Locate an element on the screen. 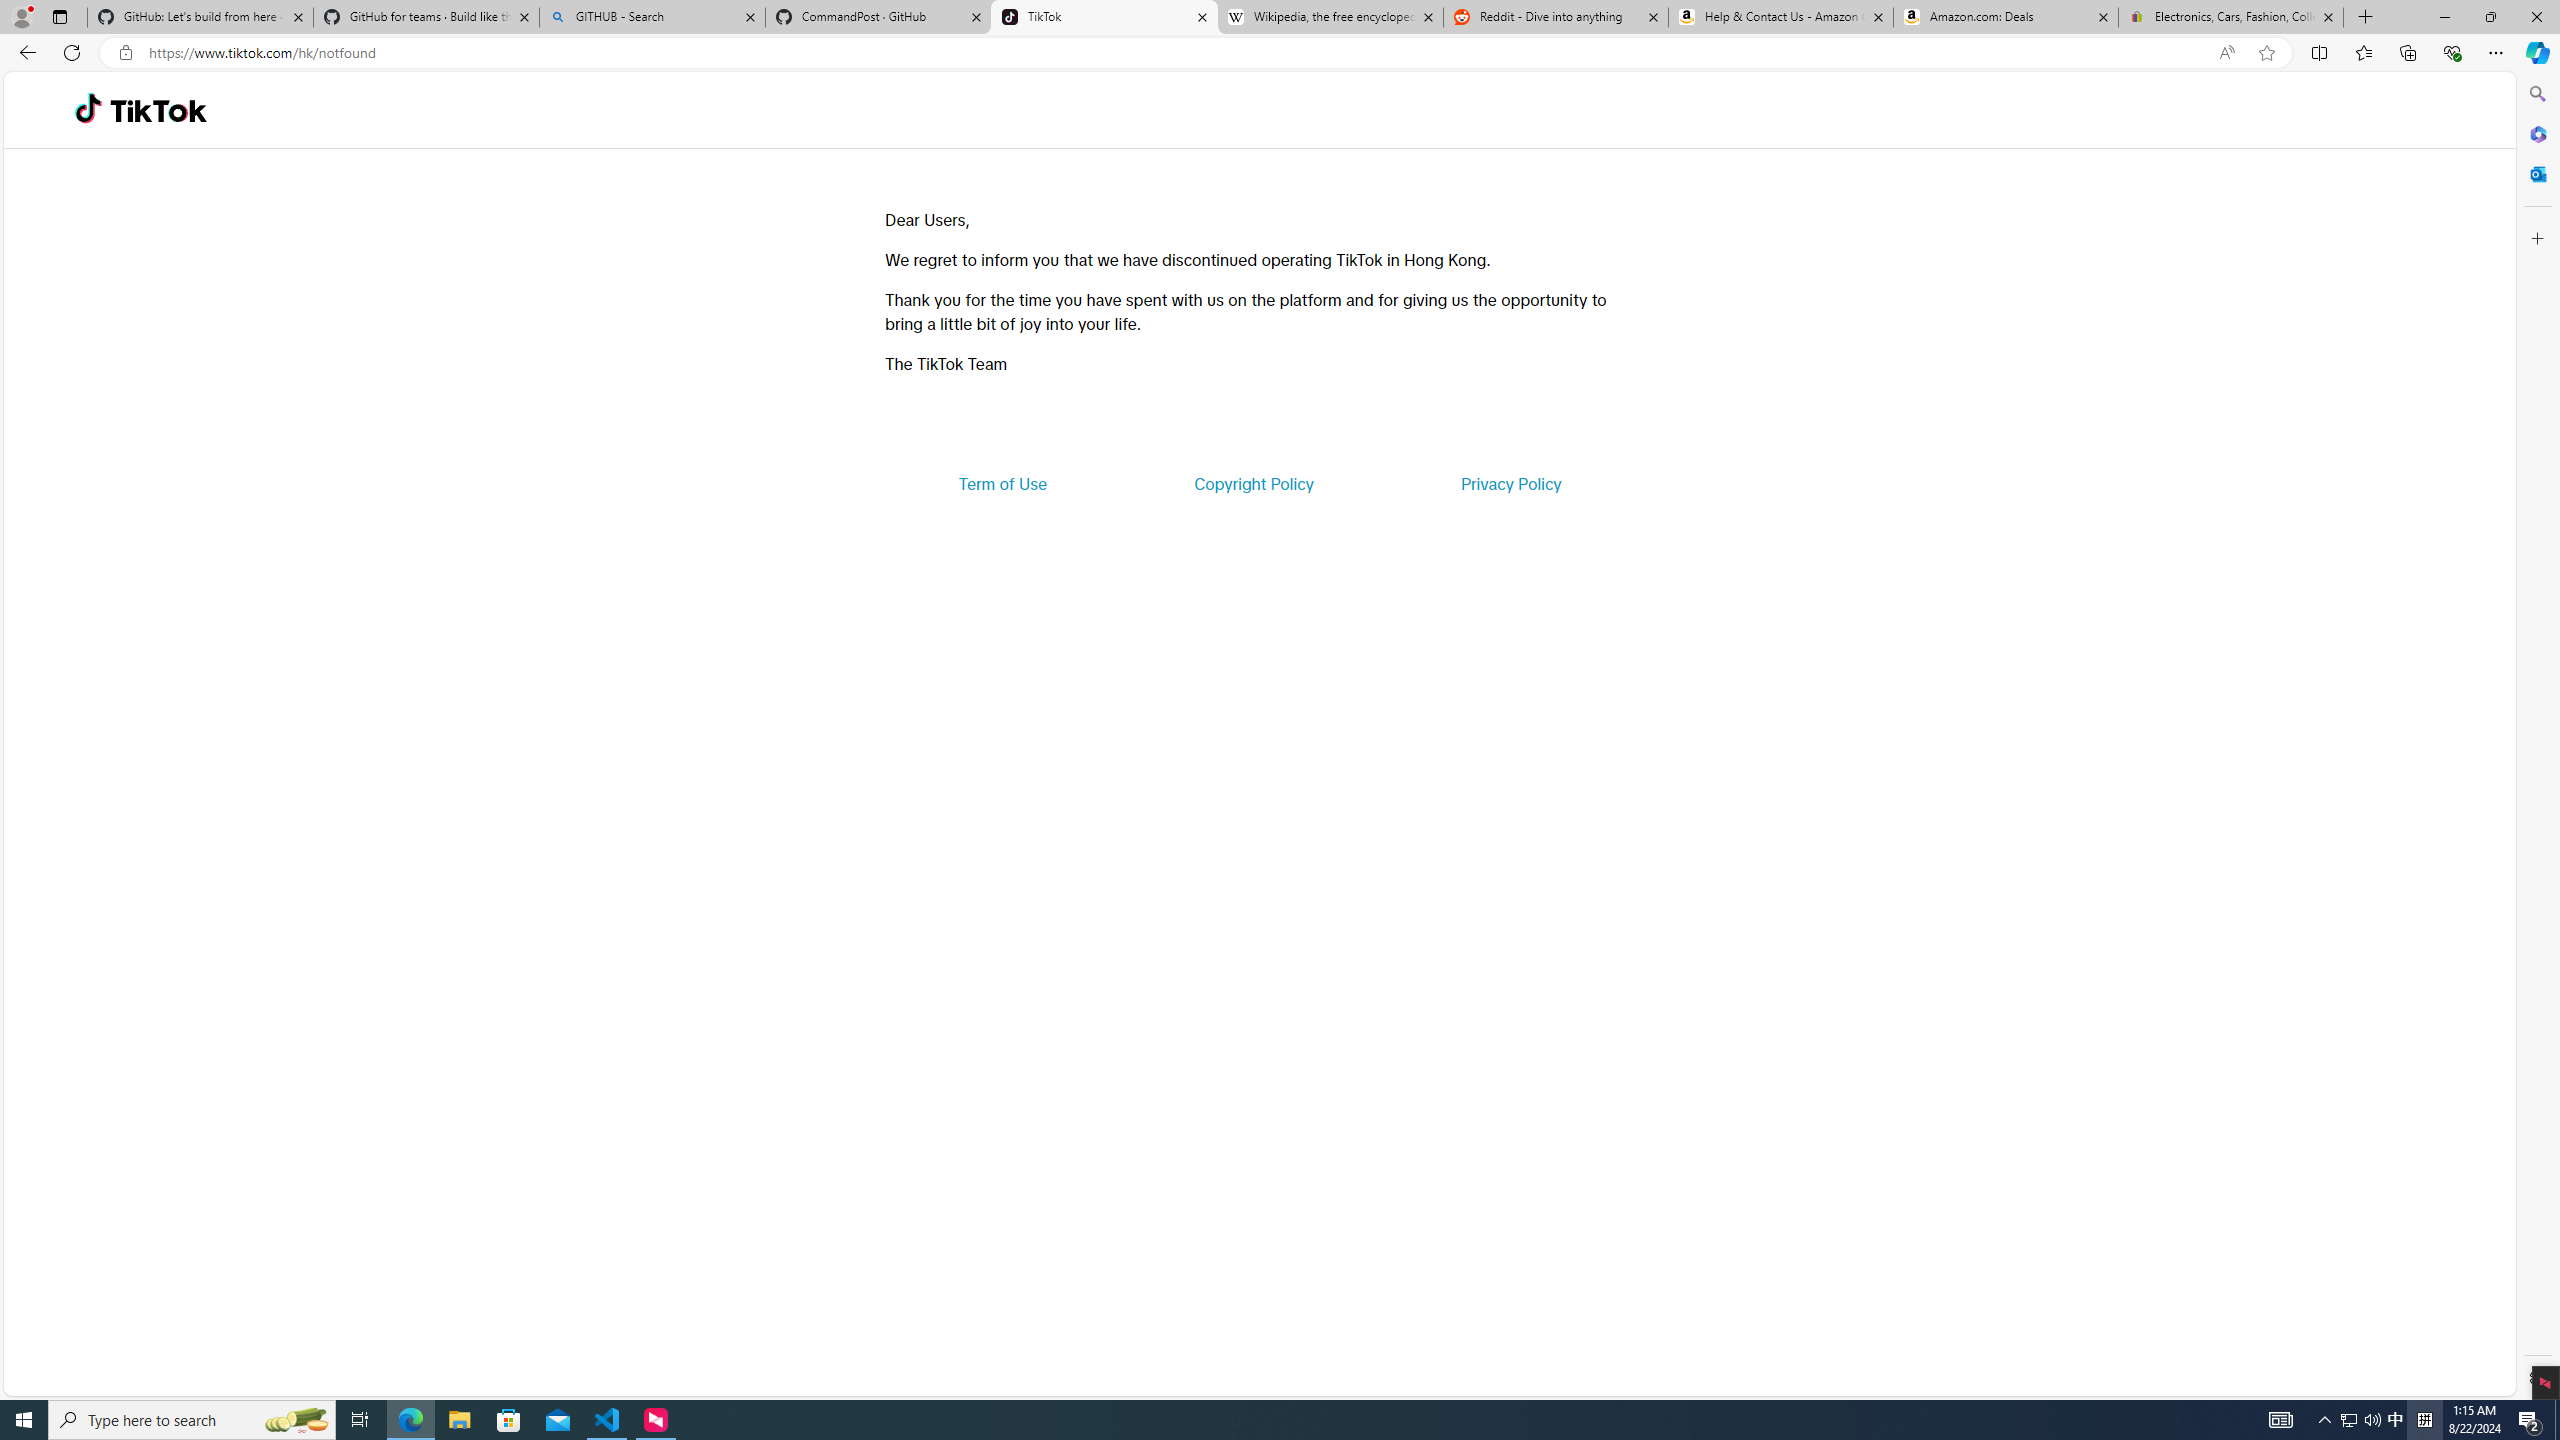  'Copyright Policy' is located at coordinates (1252, 482).